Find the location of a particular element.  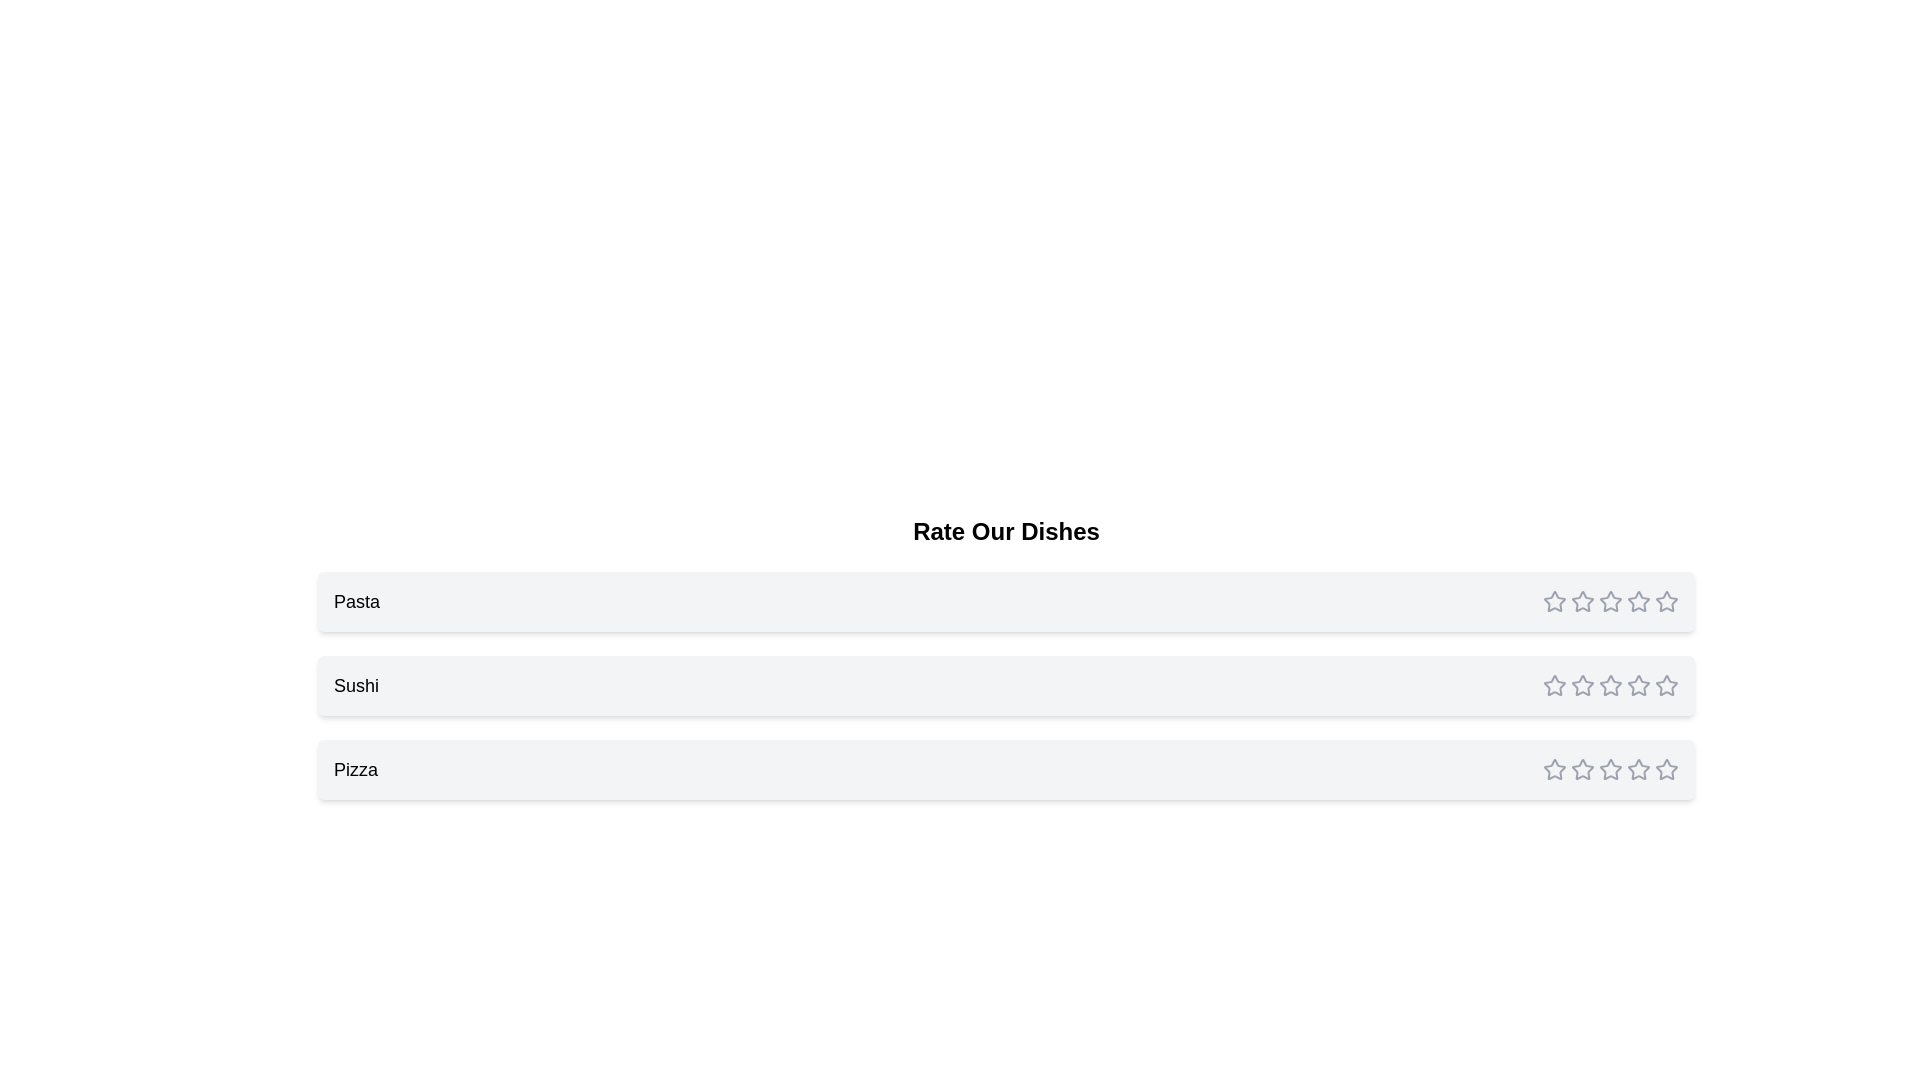

the header text block that indicates the purpose of the section for rating dishes, located at the top of the section with dishes labeled 'Pasta', 'Sushi', and 'Pizza' is located at coordinates (1006, 531).